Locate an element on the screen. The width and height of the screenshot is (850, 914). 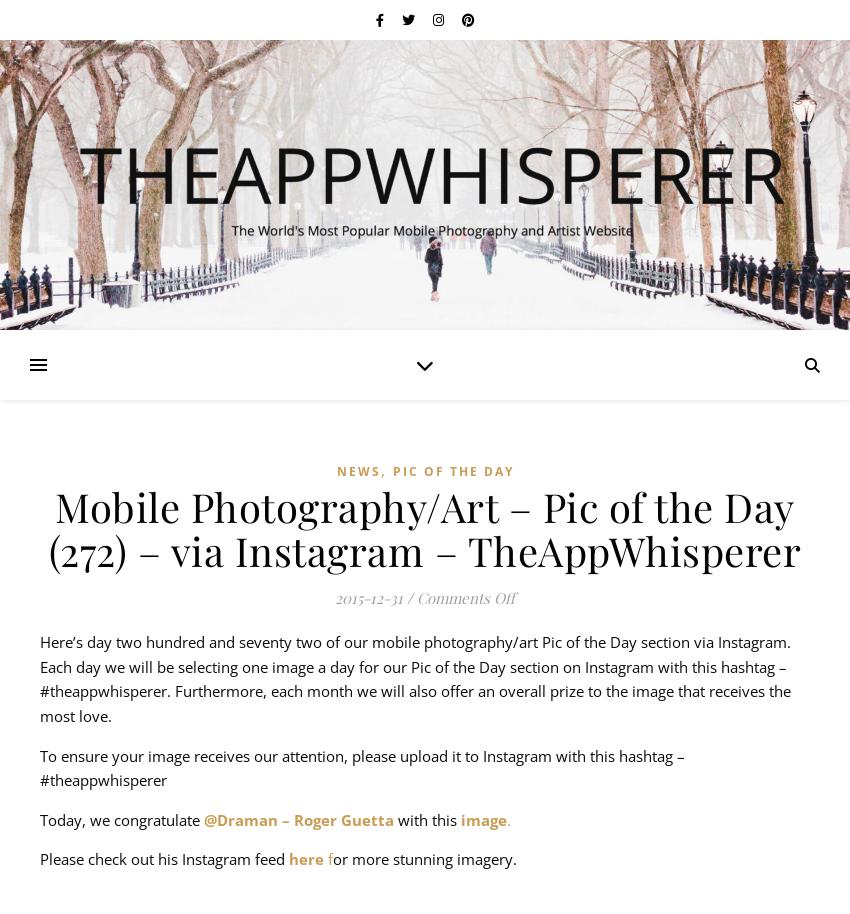
'or more stunning imagery.' is located at coordinates (425, 858).